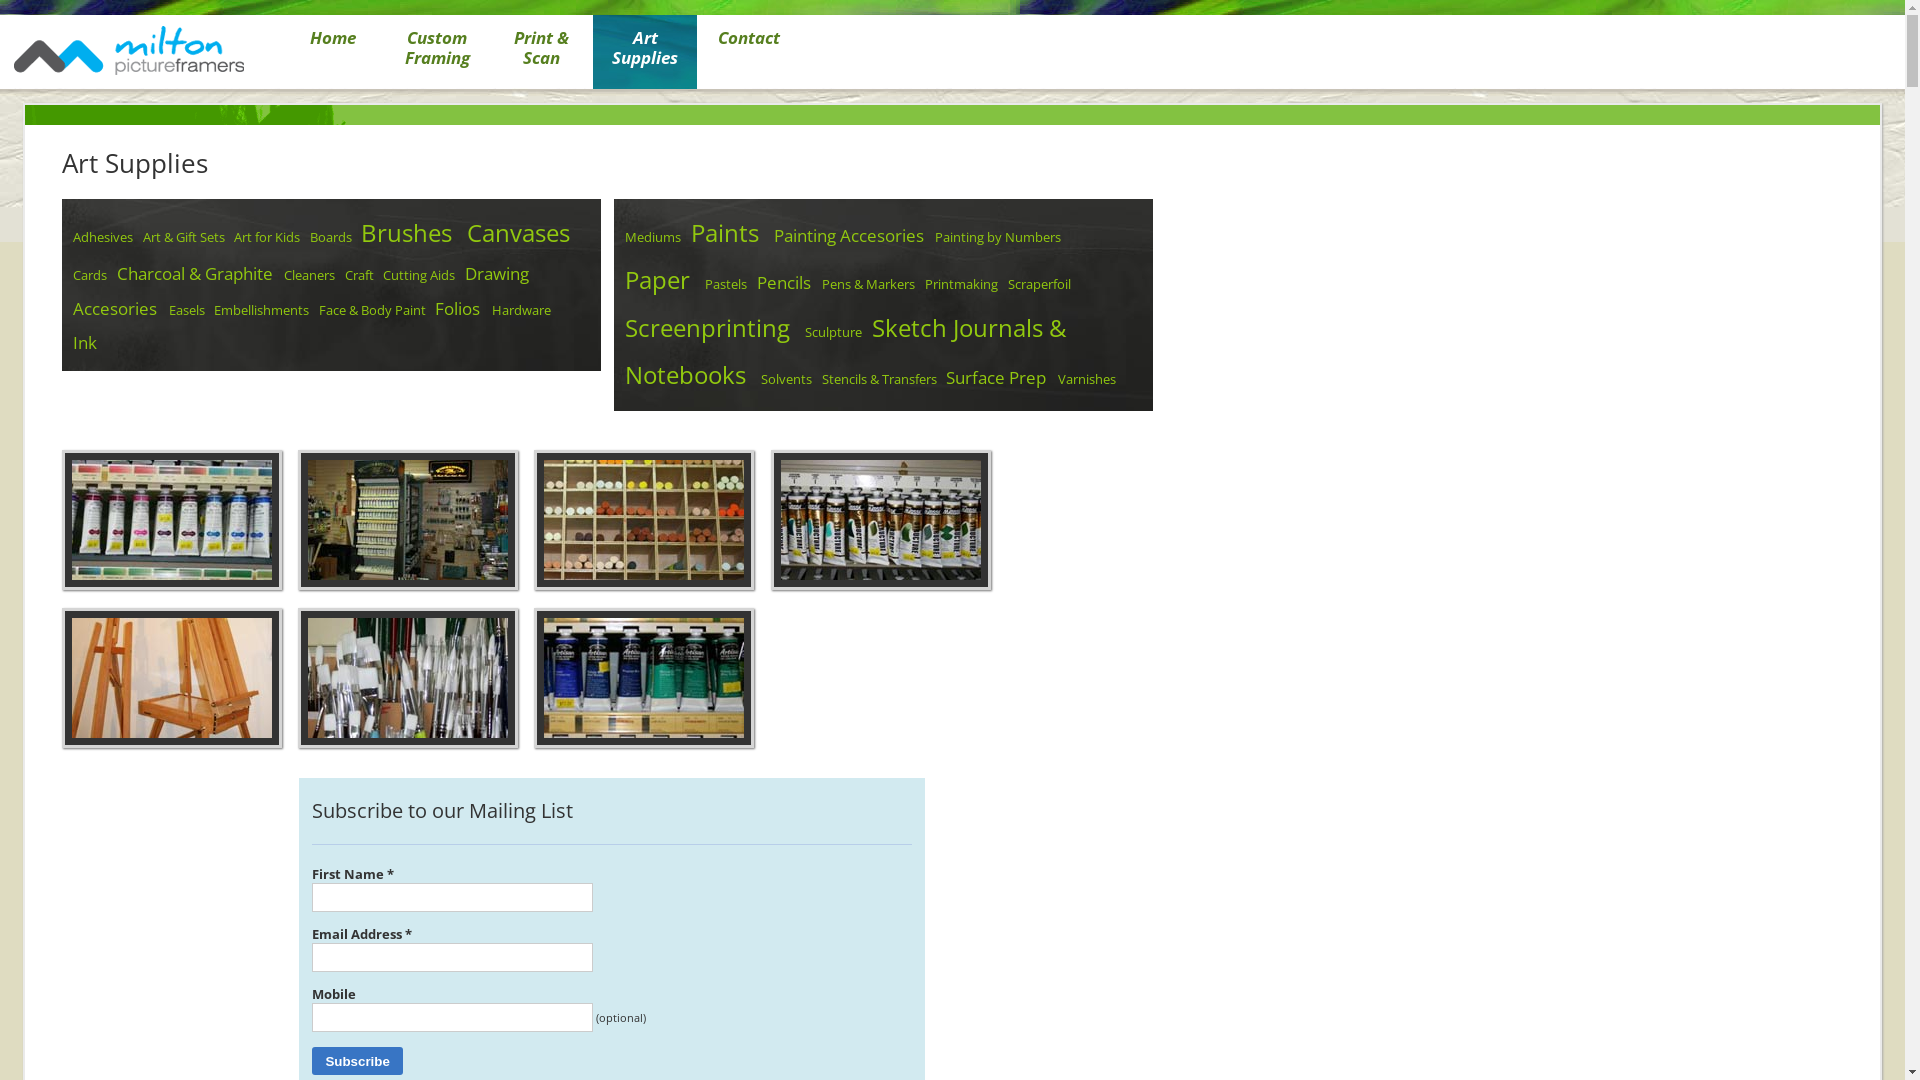  Describe the element at coordinates (844, 350) in the screenshot. I see `'Sketch Journals & Notebooks'` at that location.